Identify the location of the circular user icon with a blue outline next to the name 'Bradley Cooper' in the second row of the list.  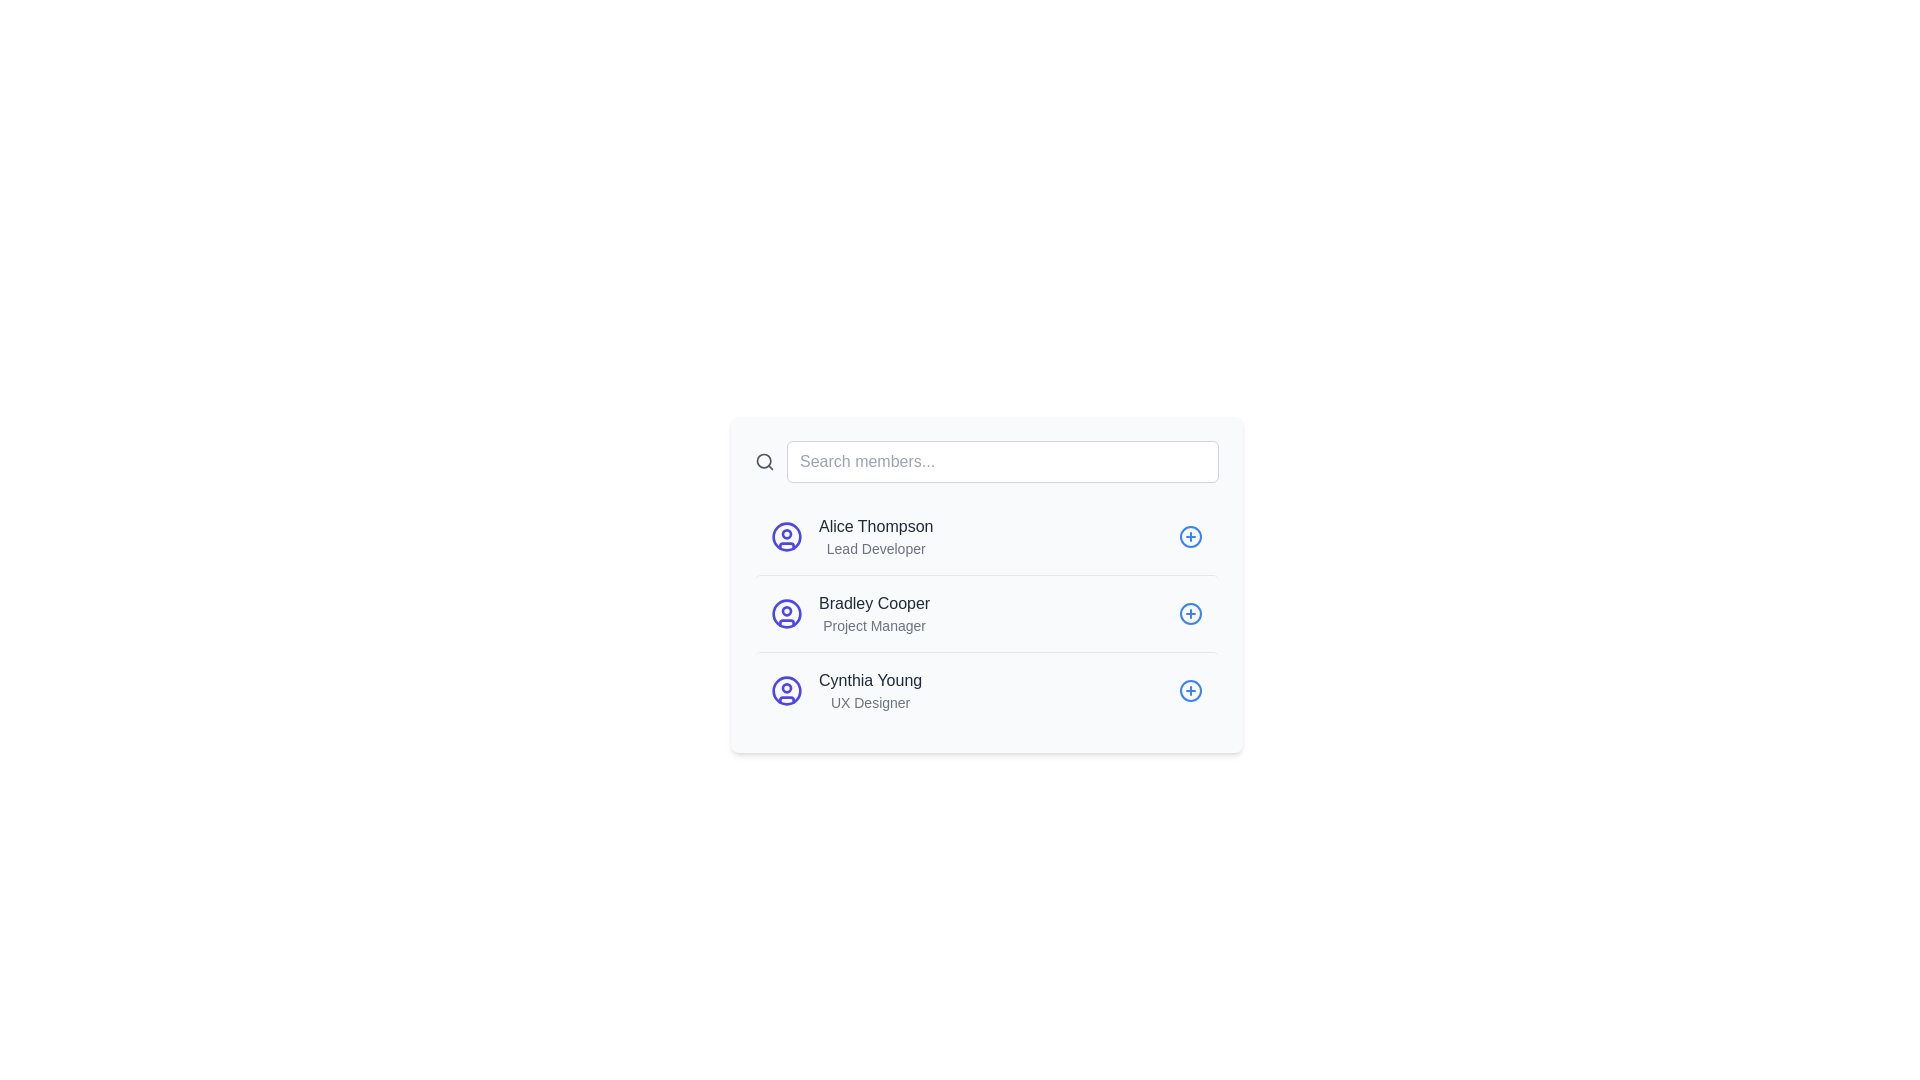
(786, 612).